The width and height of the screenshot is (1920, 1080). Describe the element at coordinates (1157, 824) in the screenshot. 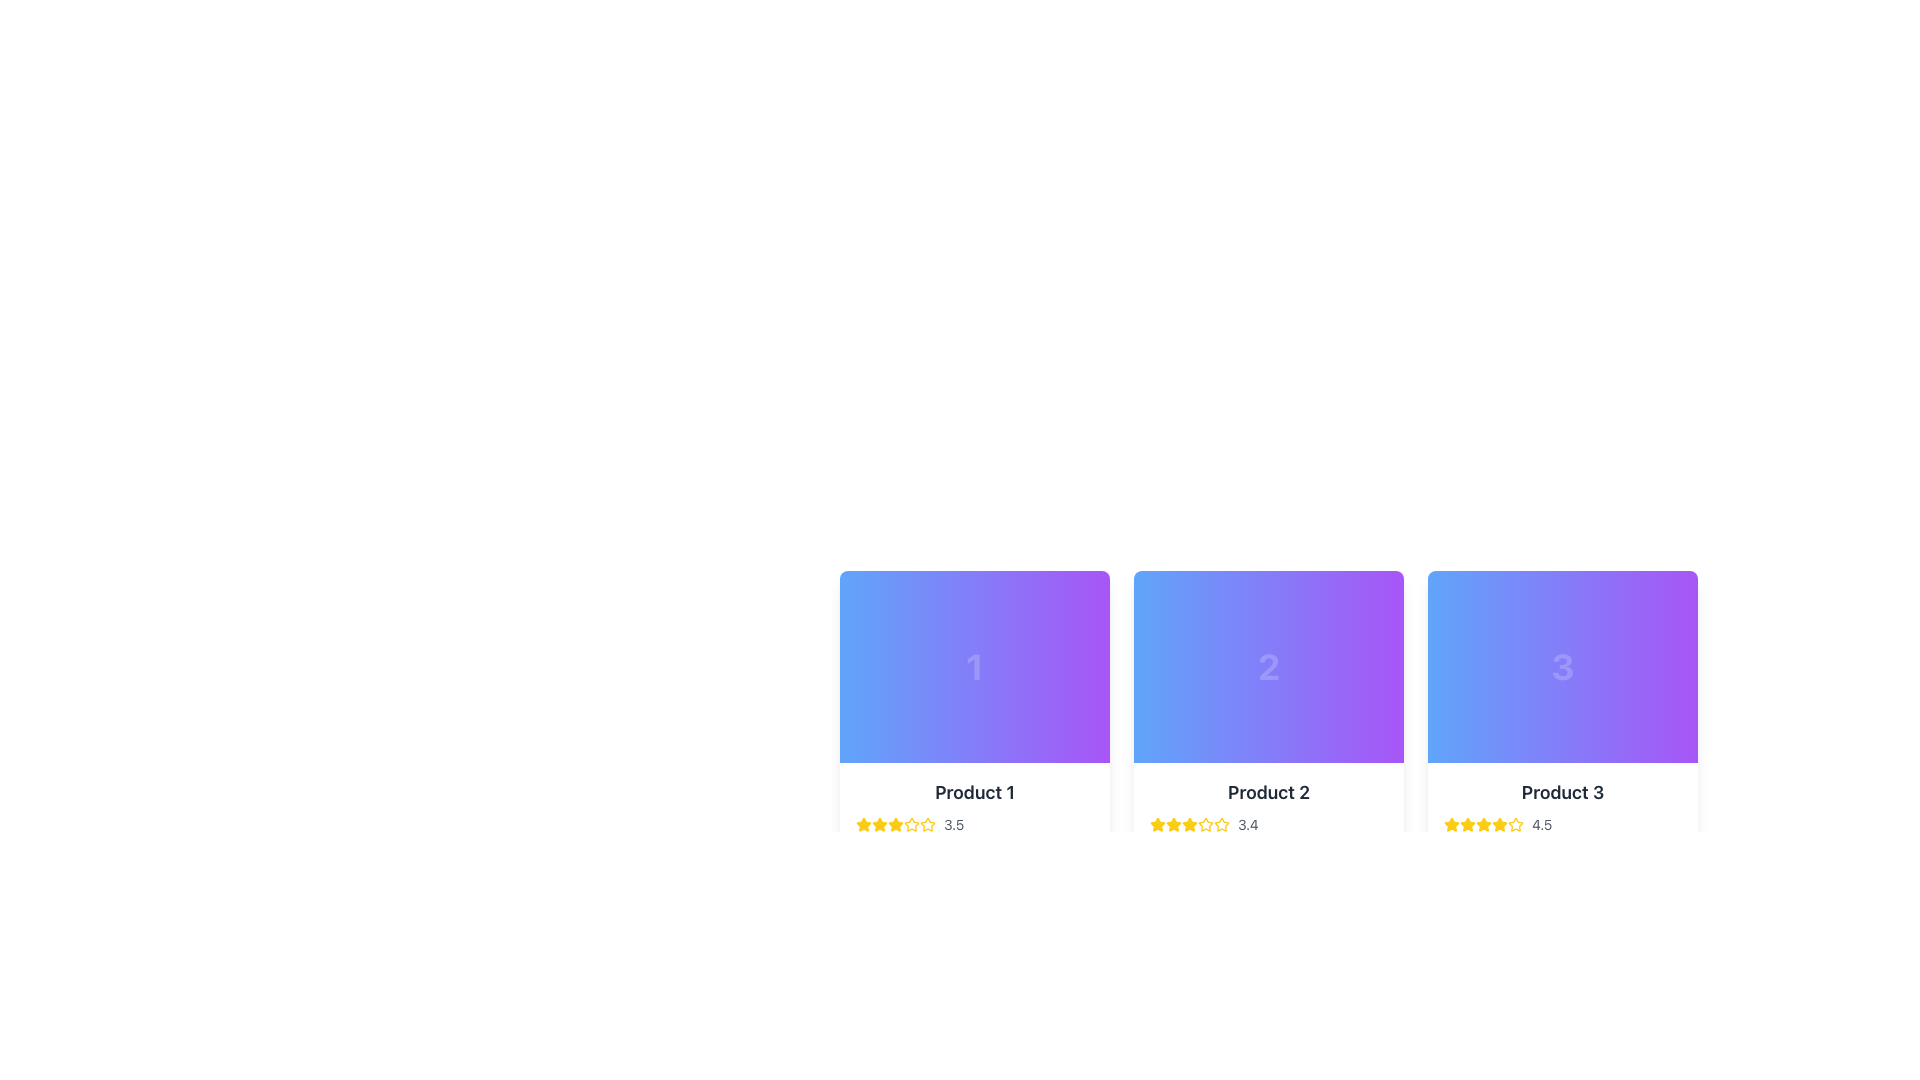

I see `the second star icon in the star rating for 'Product 2', which visually indicates a partial star rating and is located directly below the product title` at that location.